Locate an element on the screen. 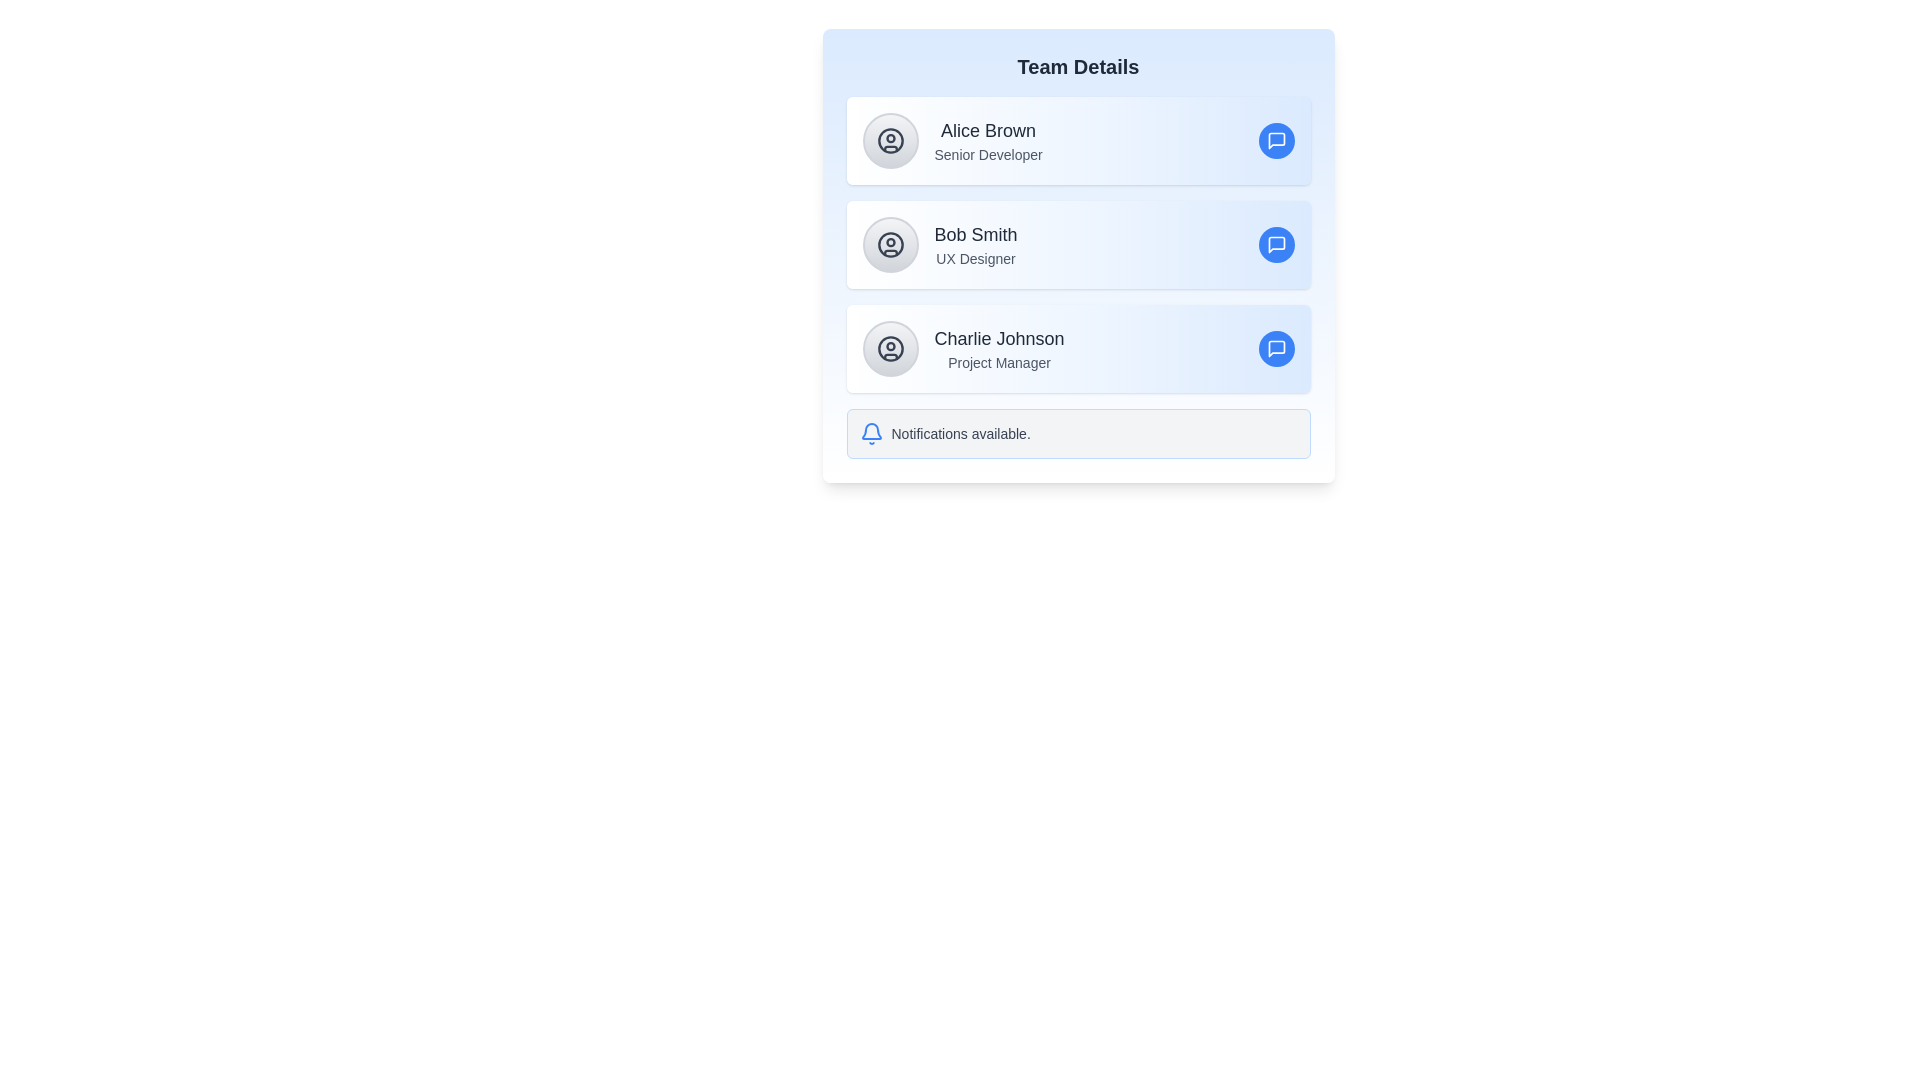 This screenshot has height=1080, width=1920. the user profile silhouette icon in the 'Team Details' section, which is located beside the text label 'Charlie Johnson' is located at coordinates (889, 347).